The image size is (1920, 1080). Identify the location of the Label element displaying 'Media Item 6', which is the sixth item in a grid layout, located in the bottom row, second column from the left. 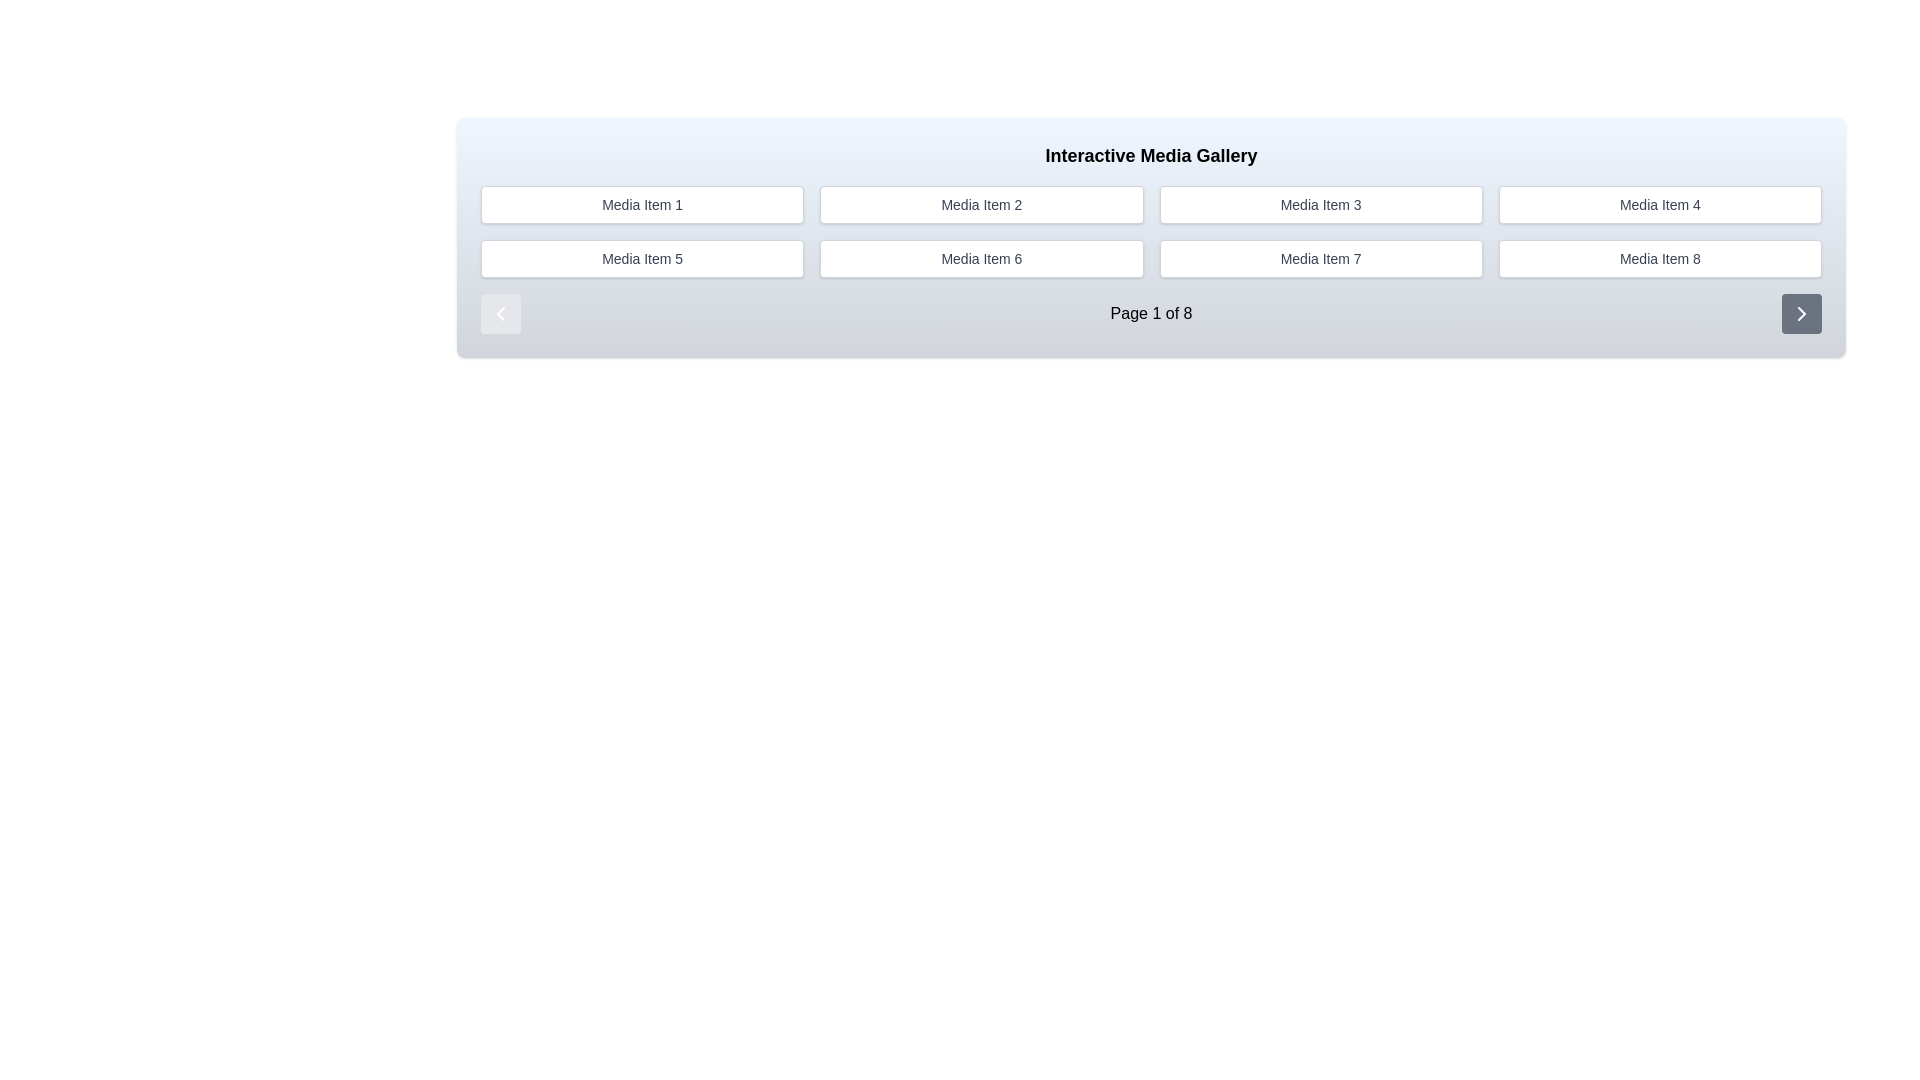
(981, 257).